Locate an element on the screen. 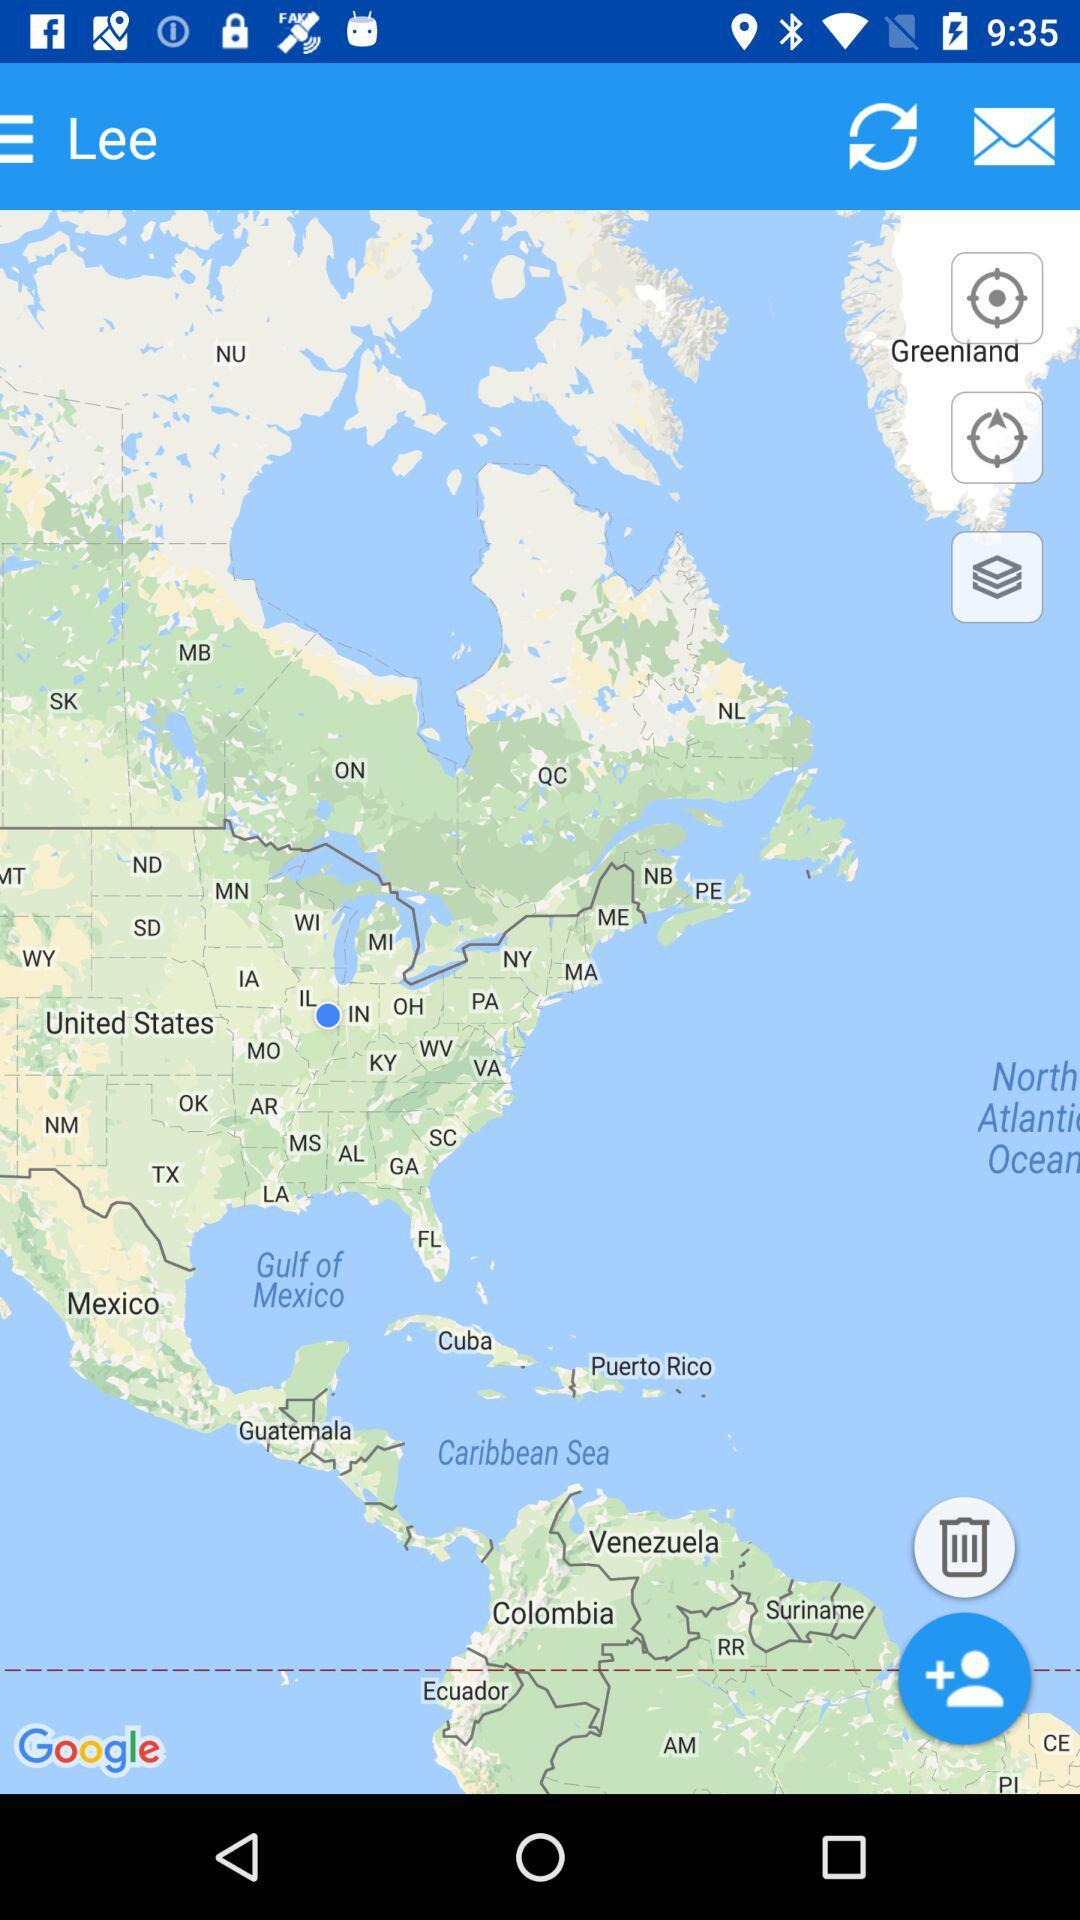  refresh page is located at coordinates (882, 135).